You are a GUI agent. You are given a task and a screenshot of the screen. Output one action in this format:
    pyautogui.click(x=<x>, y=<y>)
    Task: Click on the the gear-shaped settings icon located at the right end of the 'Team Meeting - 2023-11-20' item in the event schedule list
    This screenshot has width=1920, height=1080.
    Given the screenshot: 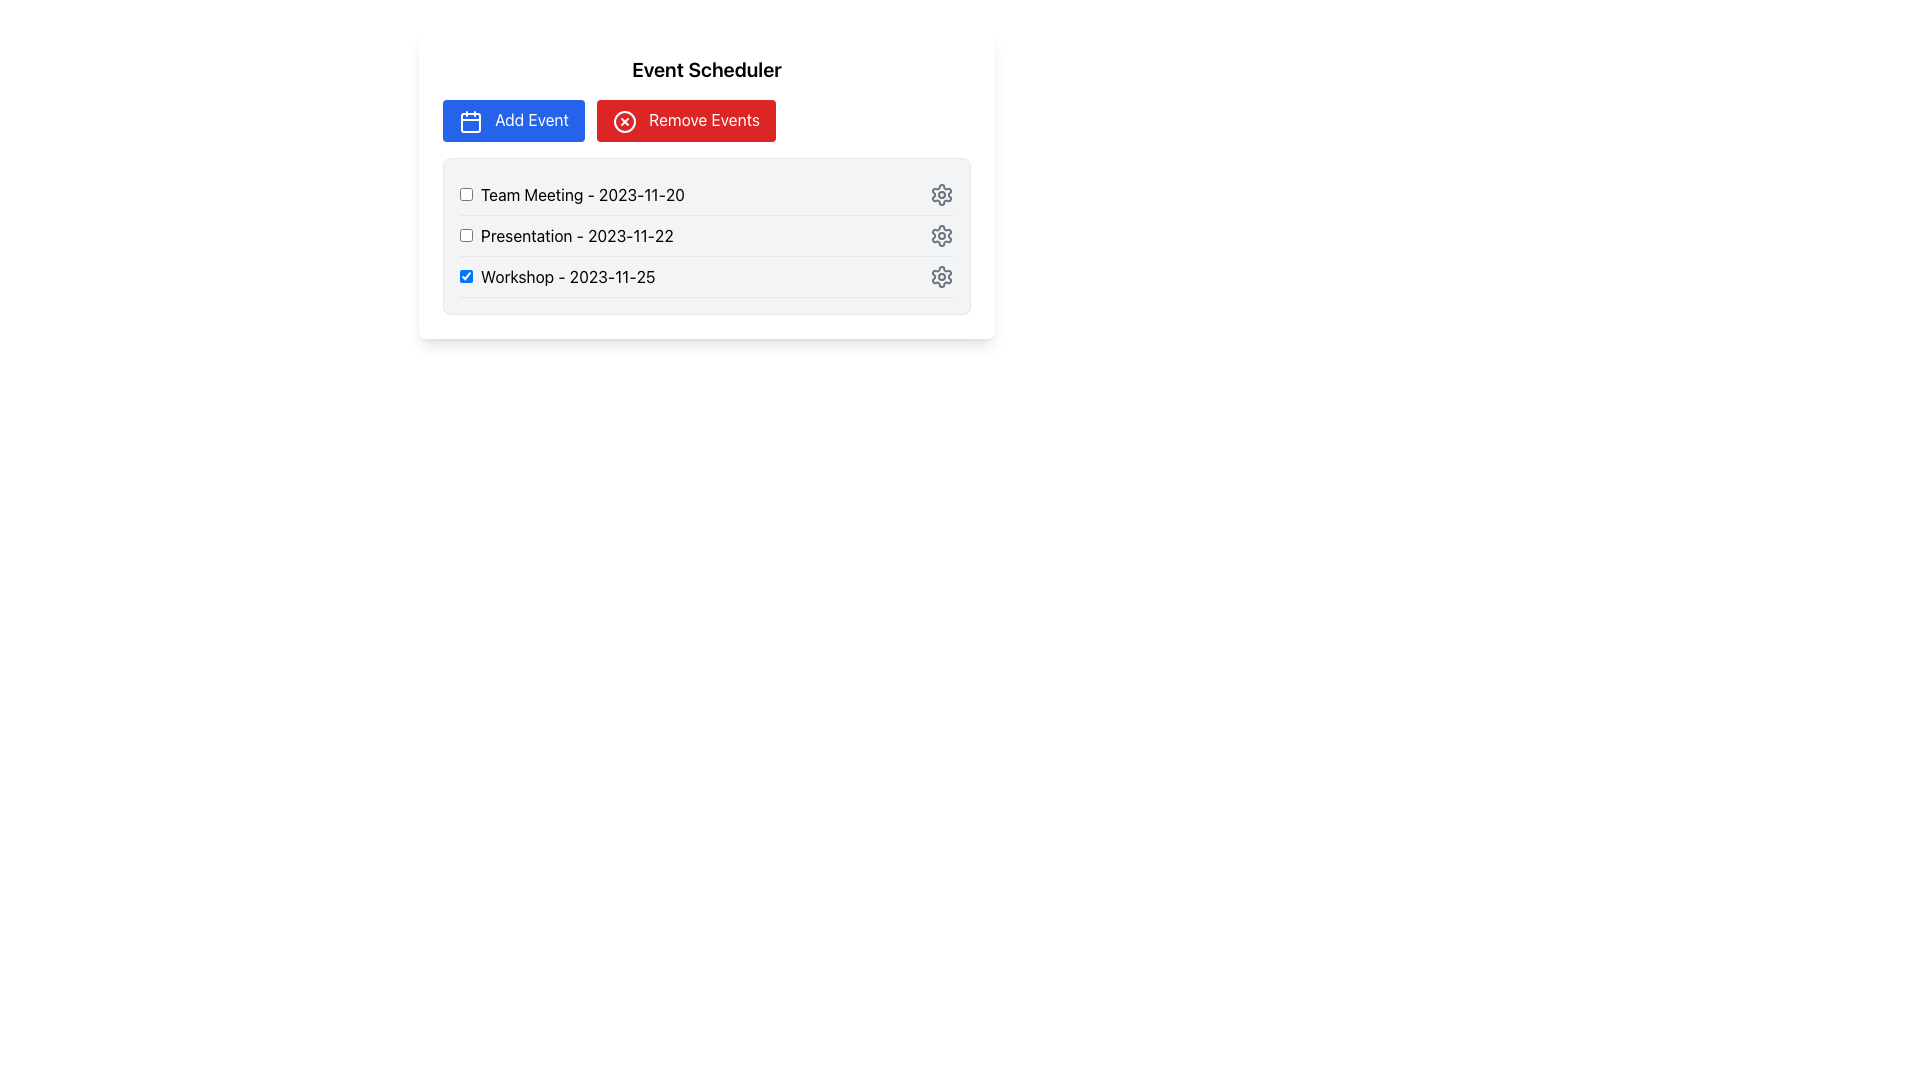 What is the action you would take?
    pyautogui.click(x=940, y=193)
    